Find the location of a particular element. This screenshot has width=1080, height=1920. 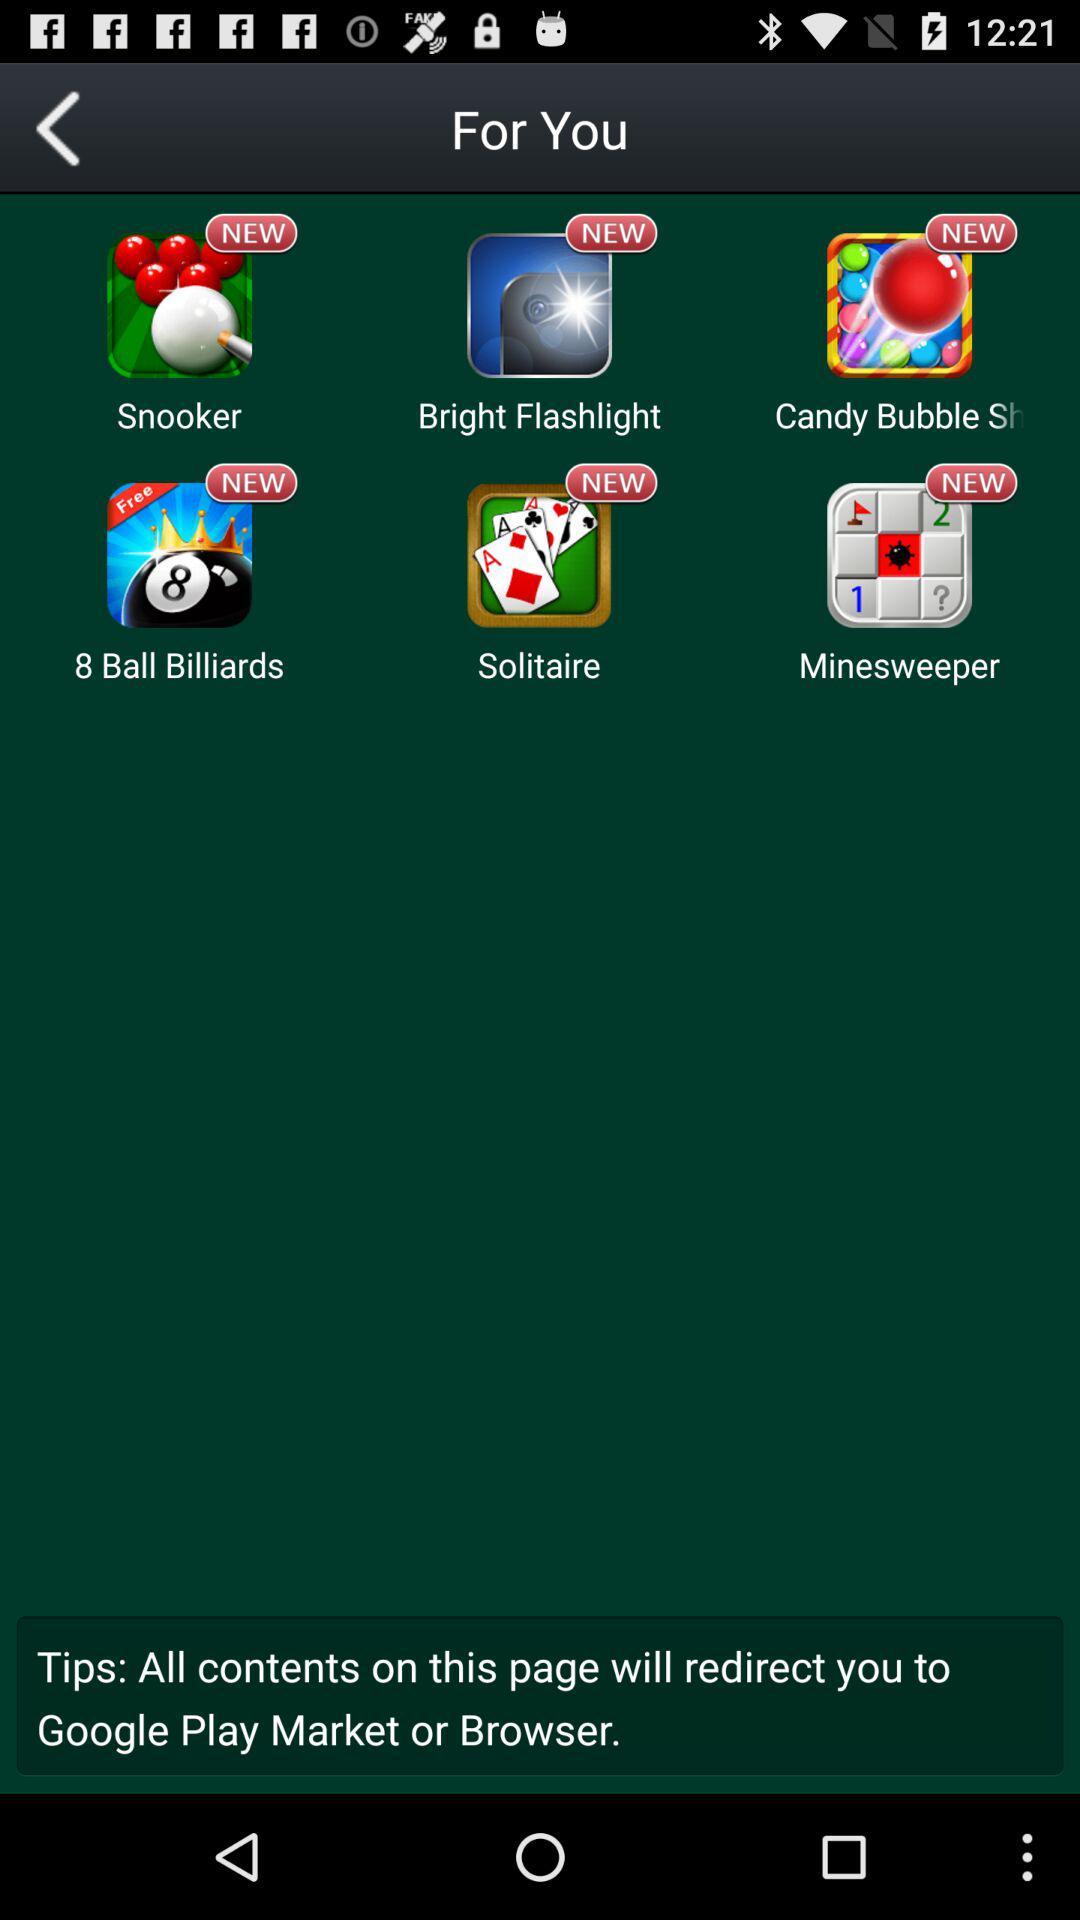

the arrow_backward icon is located at coordinates (64, 136).